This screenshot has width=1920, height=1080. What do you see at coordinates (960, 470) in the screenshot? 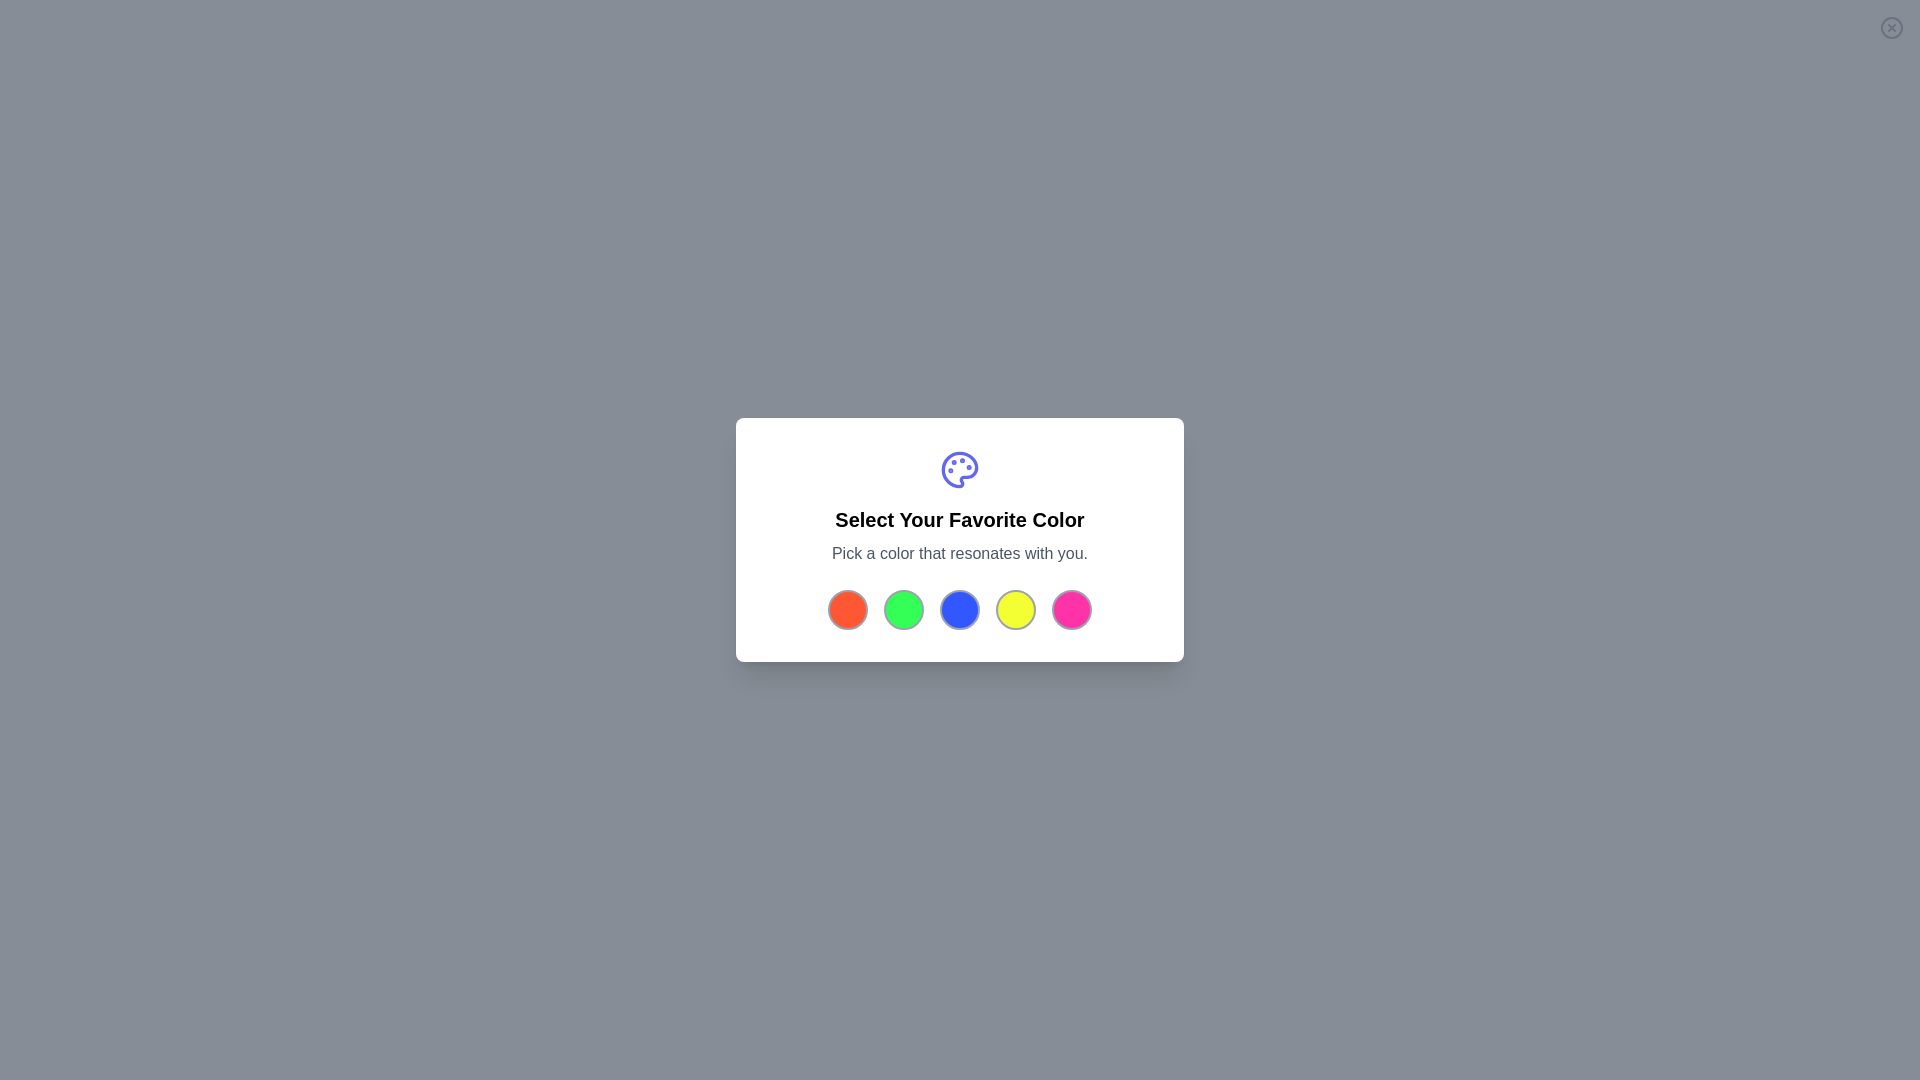
I see `the palette icon at the top of the dialog` at bounding box center [960, 470].